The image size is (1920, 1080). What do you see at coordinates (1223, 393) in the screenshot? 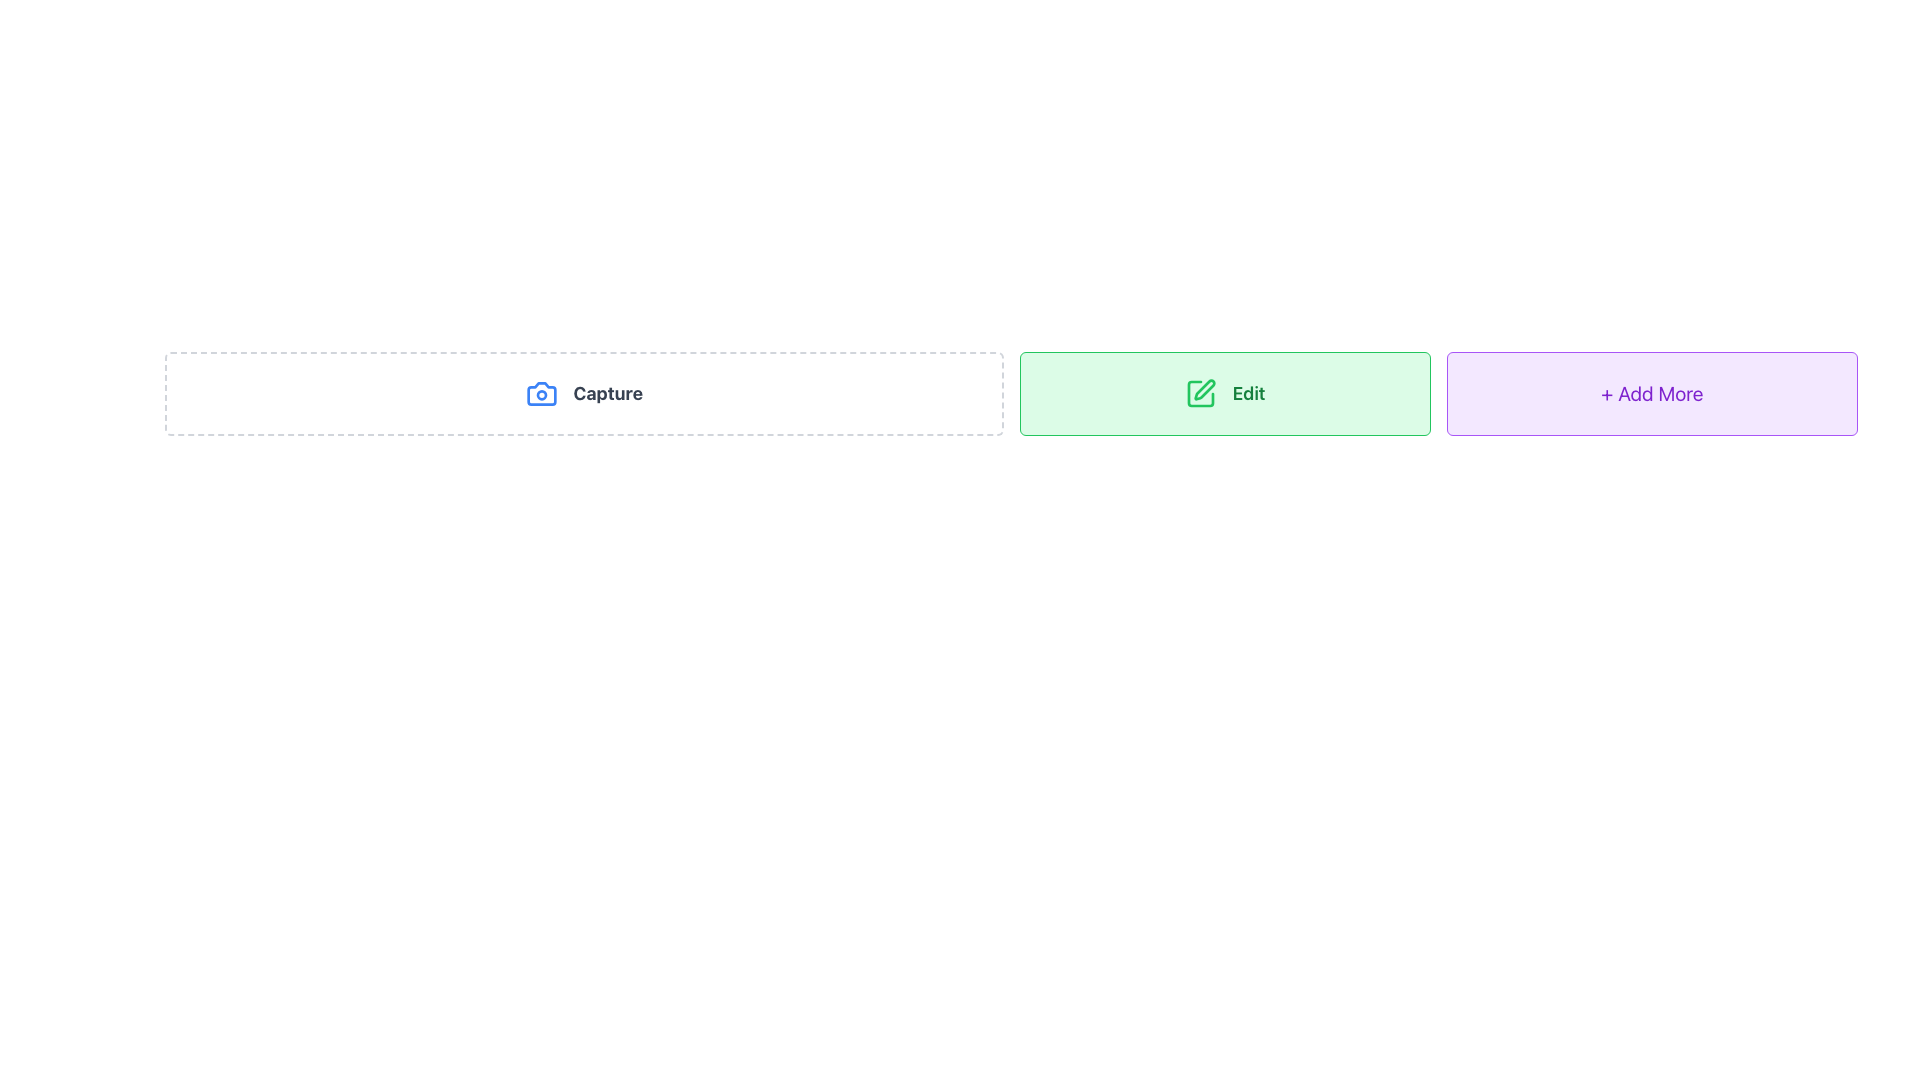
I see `the 'Edit' button with a light green background and a green pen icon` at bounding box center [1223, 393].